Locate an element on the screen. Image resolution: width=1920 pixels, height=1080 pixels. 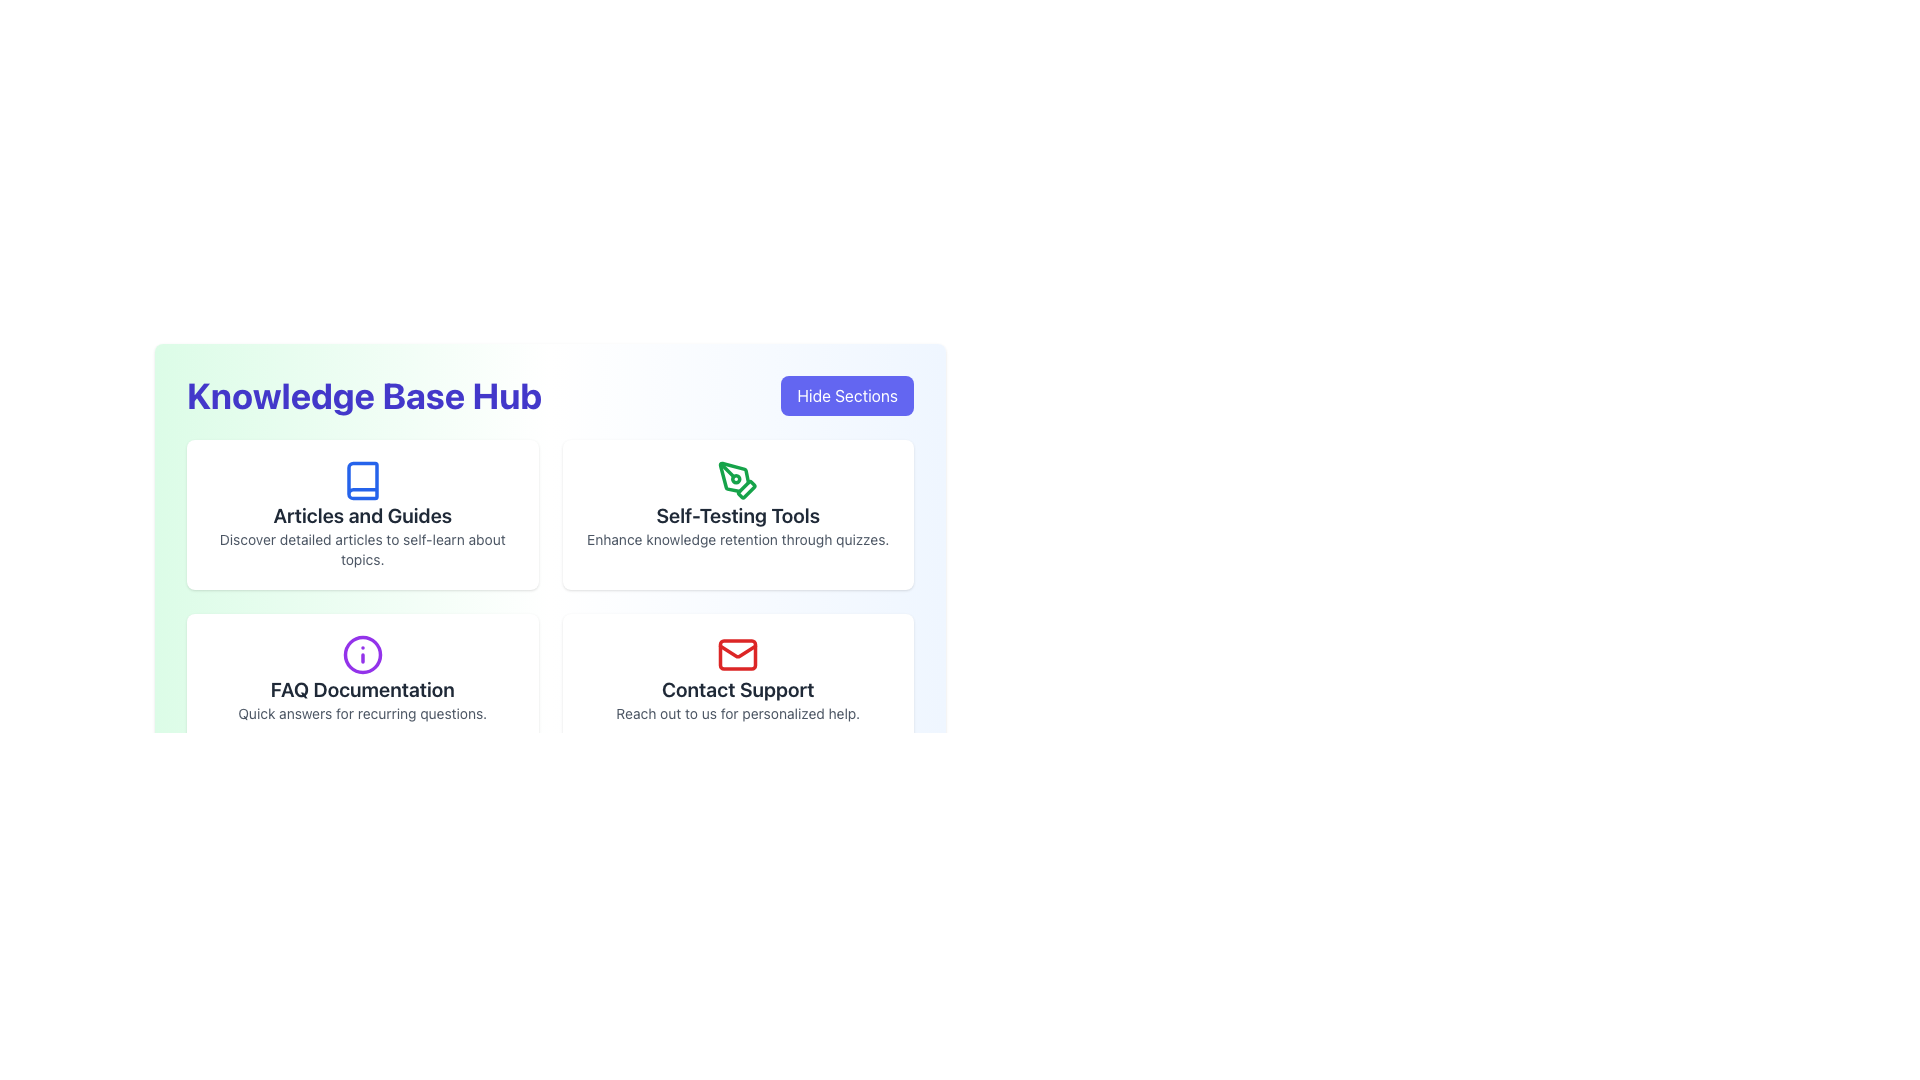
static text label indicating the purpose or content related to Frequently Asked Questions, positioned in the center-left of the interface is located at coordinates (362, 689).